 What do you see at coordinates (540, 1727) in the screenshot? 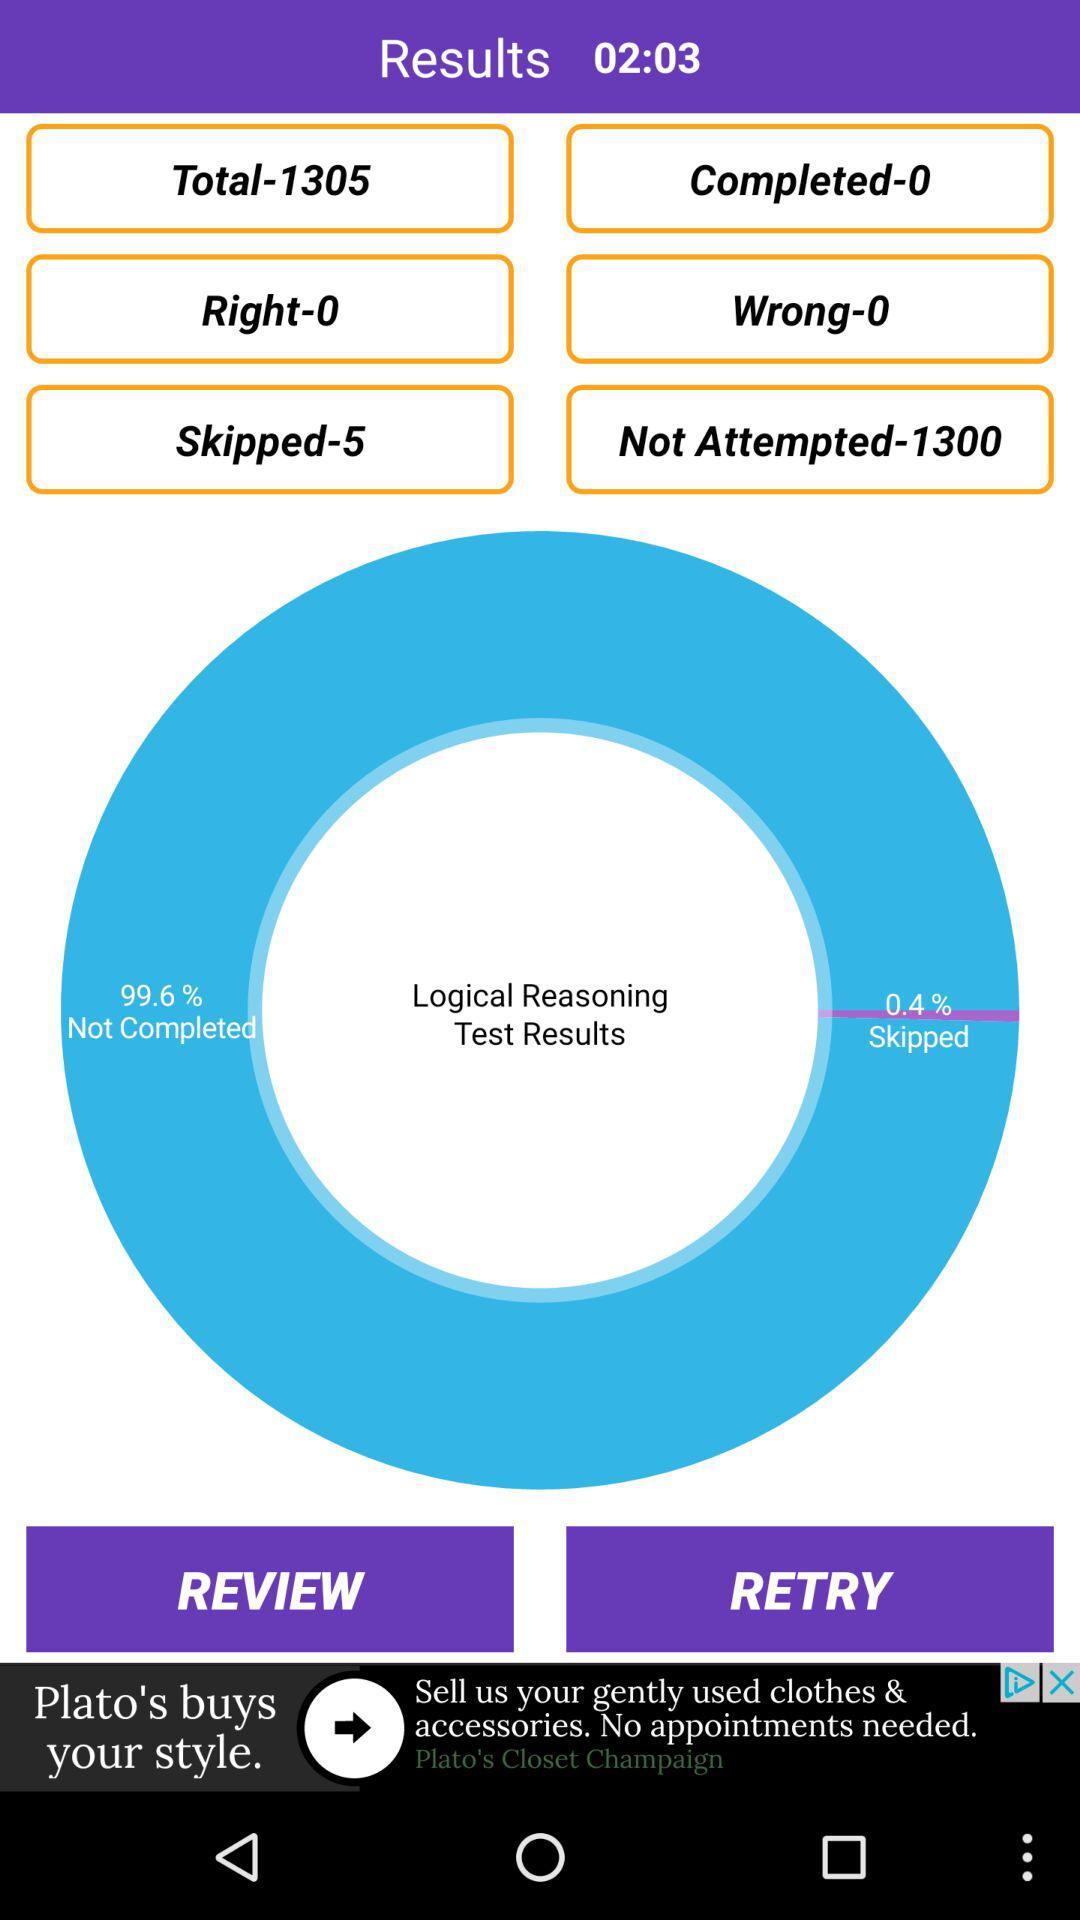
I see `open advertisement` at bounding box center [540, 1727].